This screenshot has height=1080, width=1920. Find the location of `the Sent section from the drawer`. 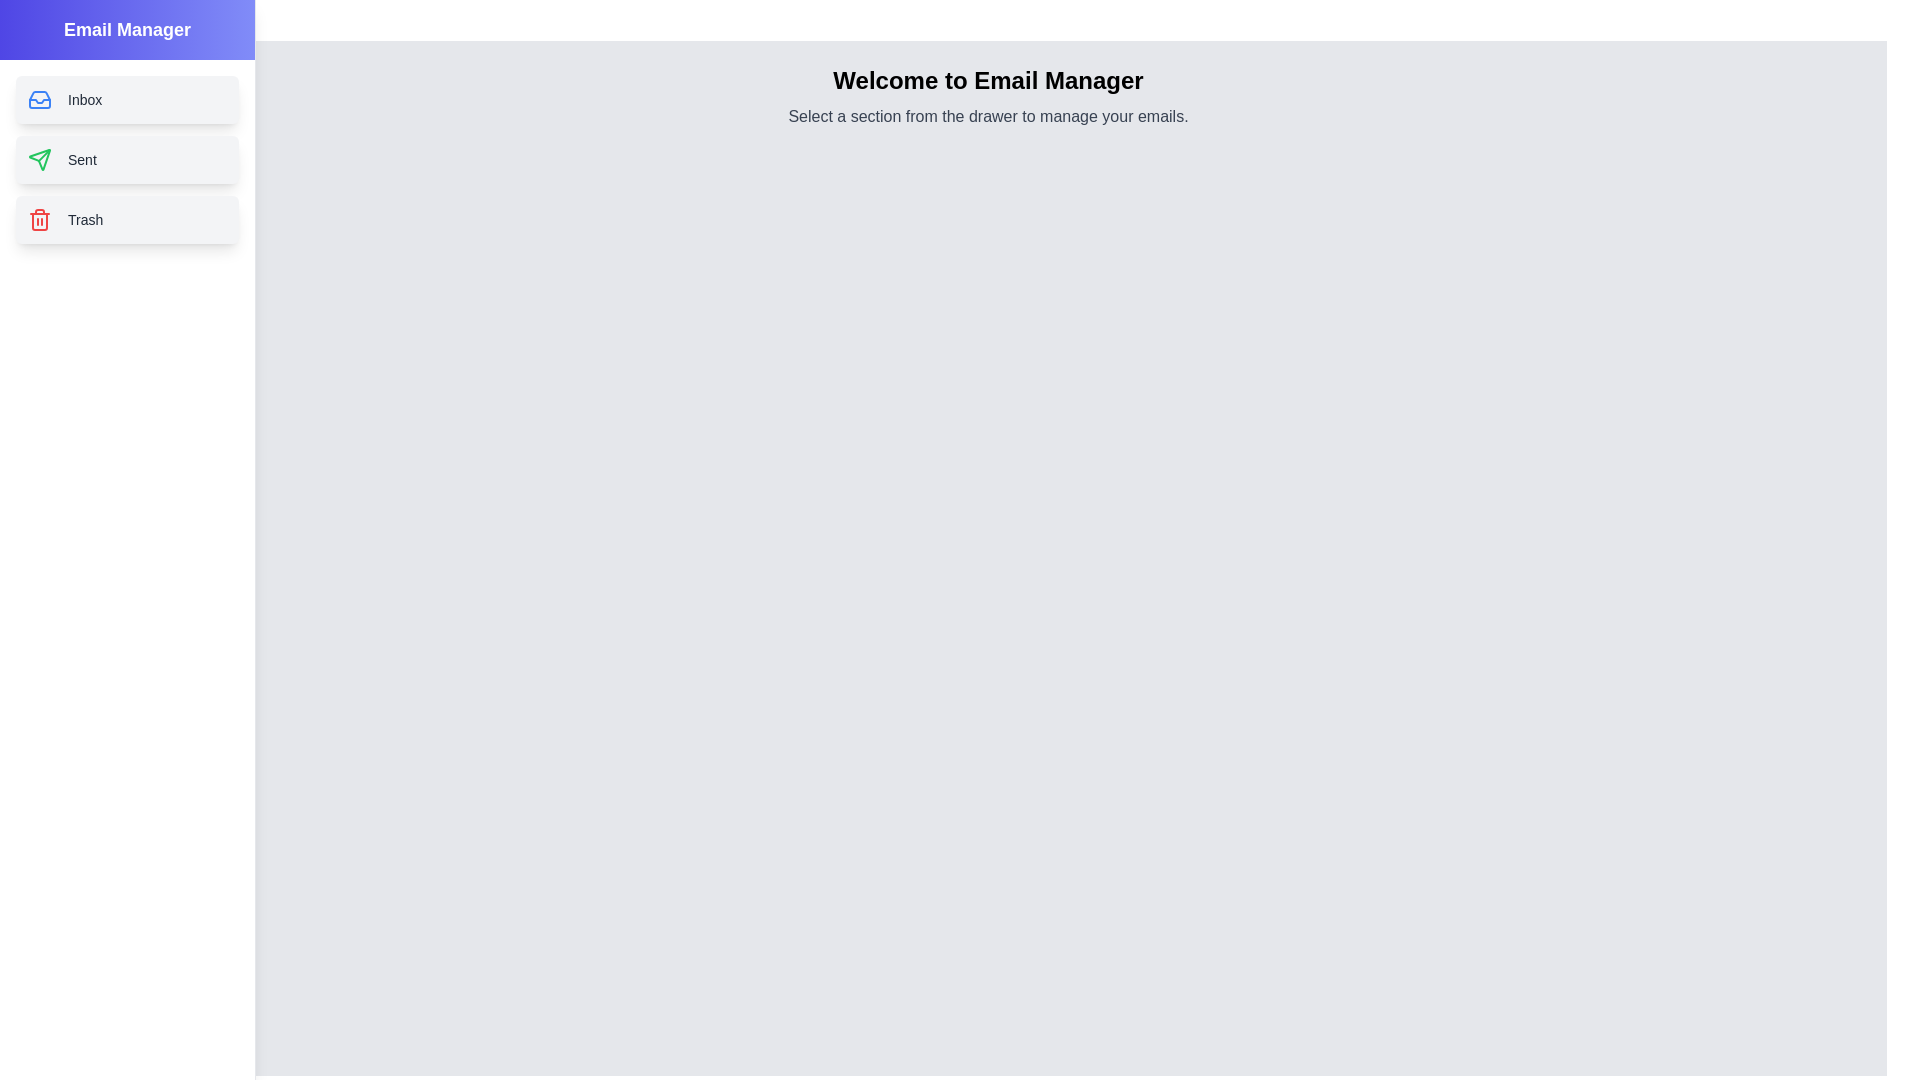

the Sent section from the drawer is located at coordinates (126, 158).